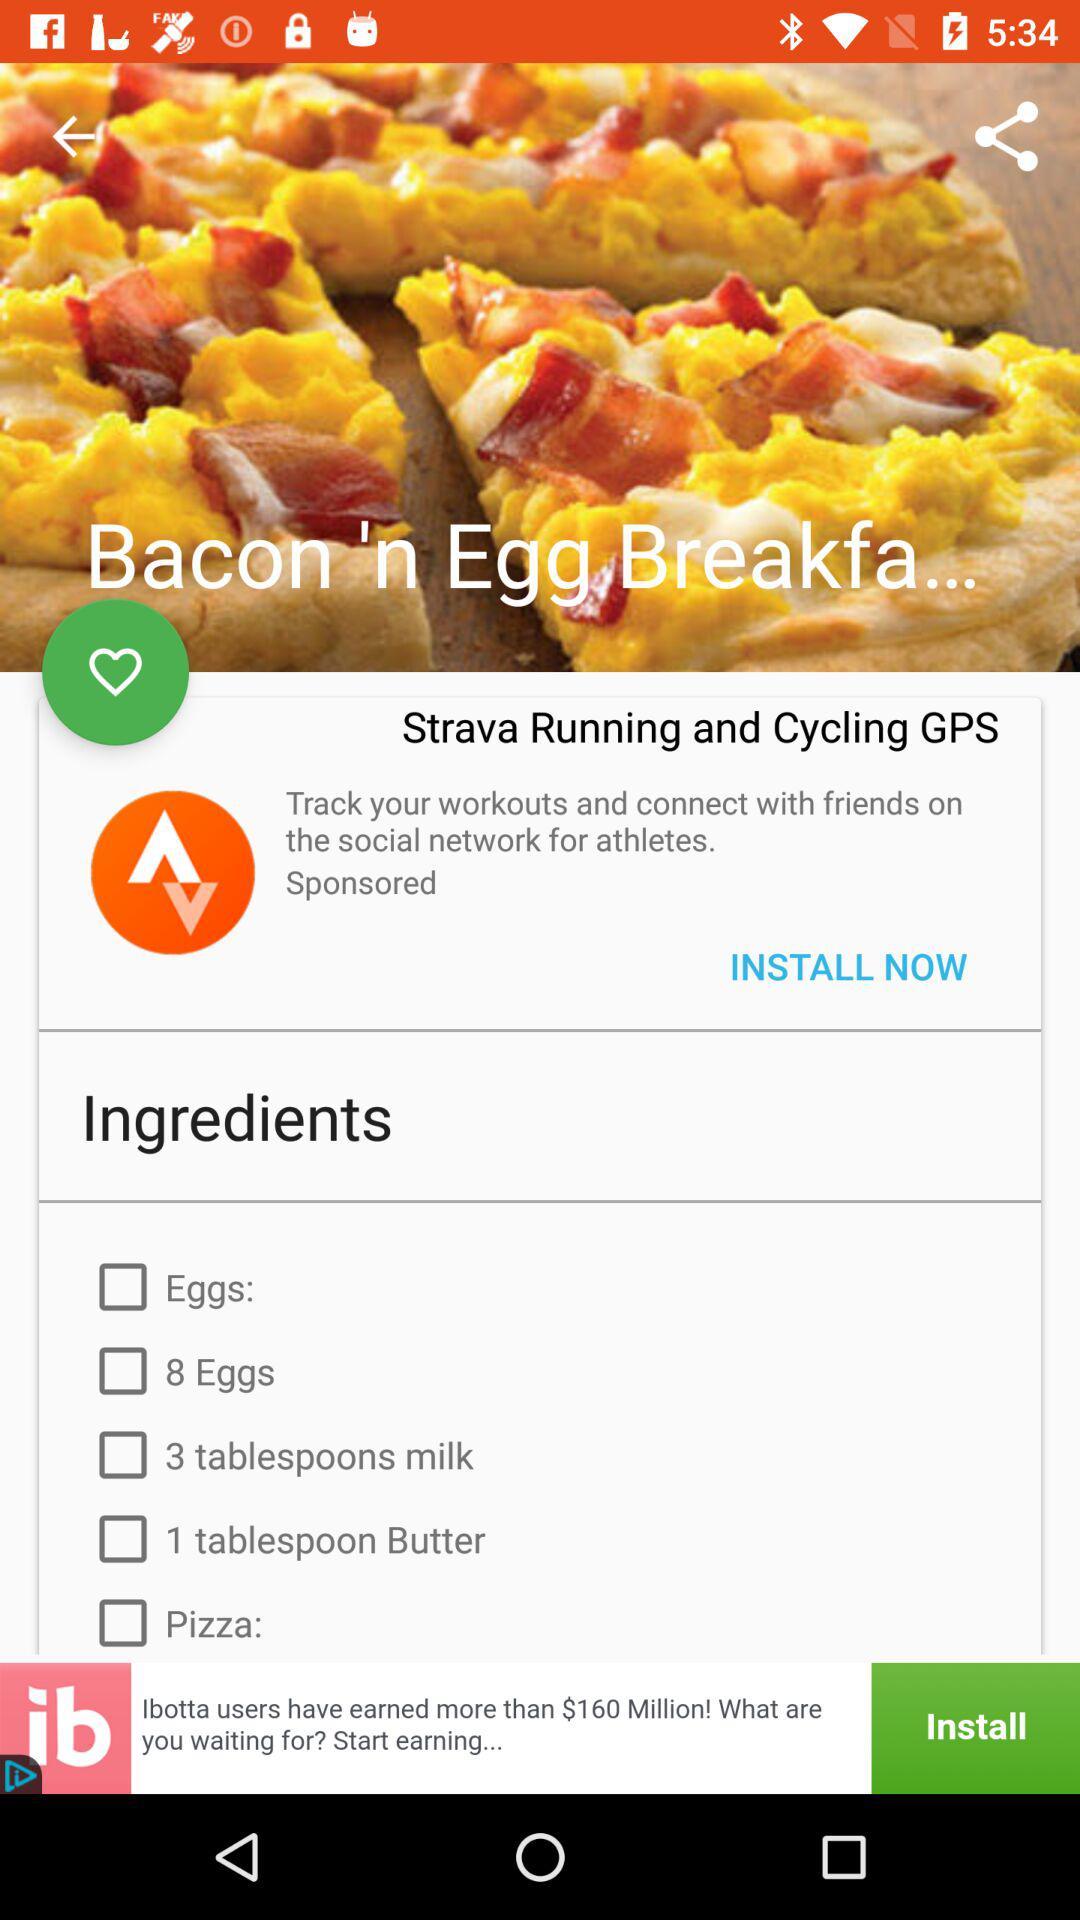  Describe the element at coordinates (171, 872) in the screenshot. I see `connect with friends` at that location.